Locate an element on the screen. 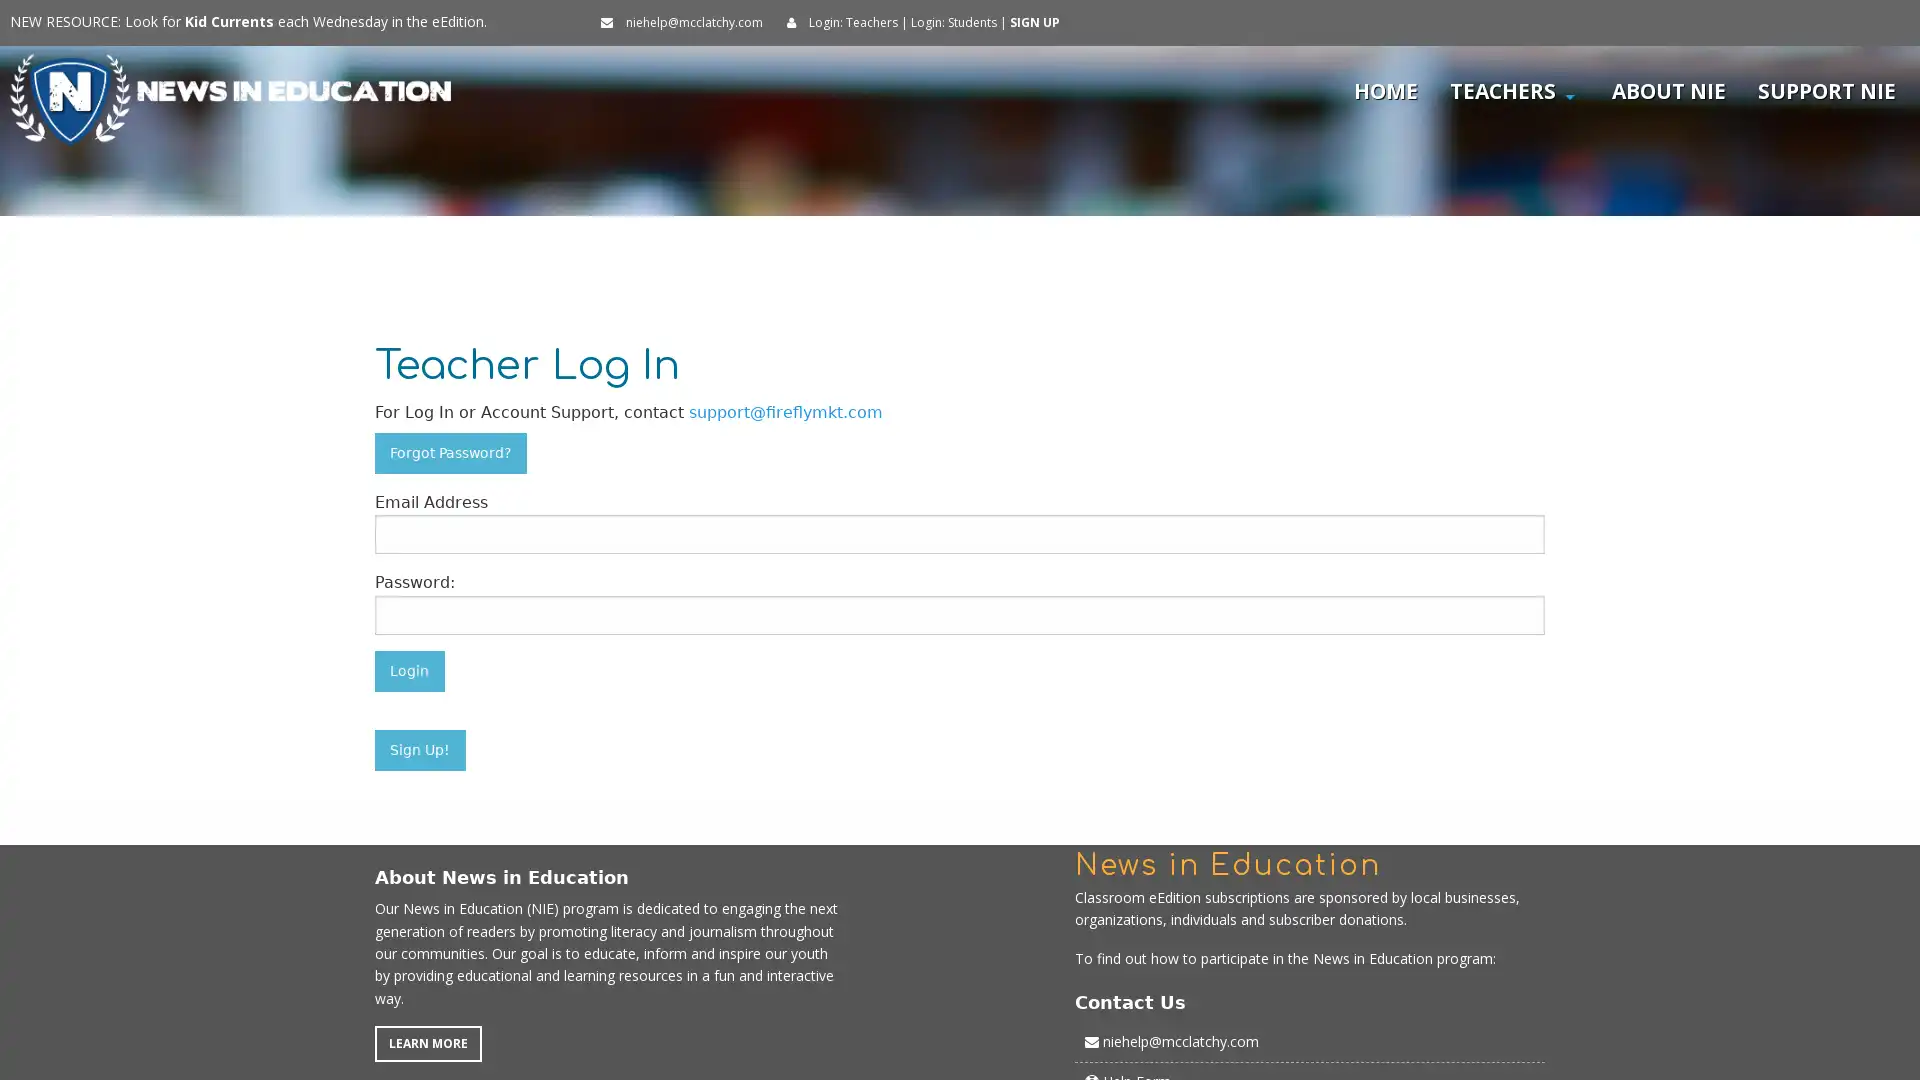 This screenshot has width=1920, height=1080. Login is located at coordinates (408, 670).